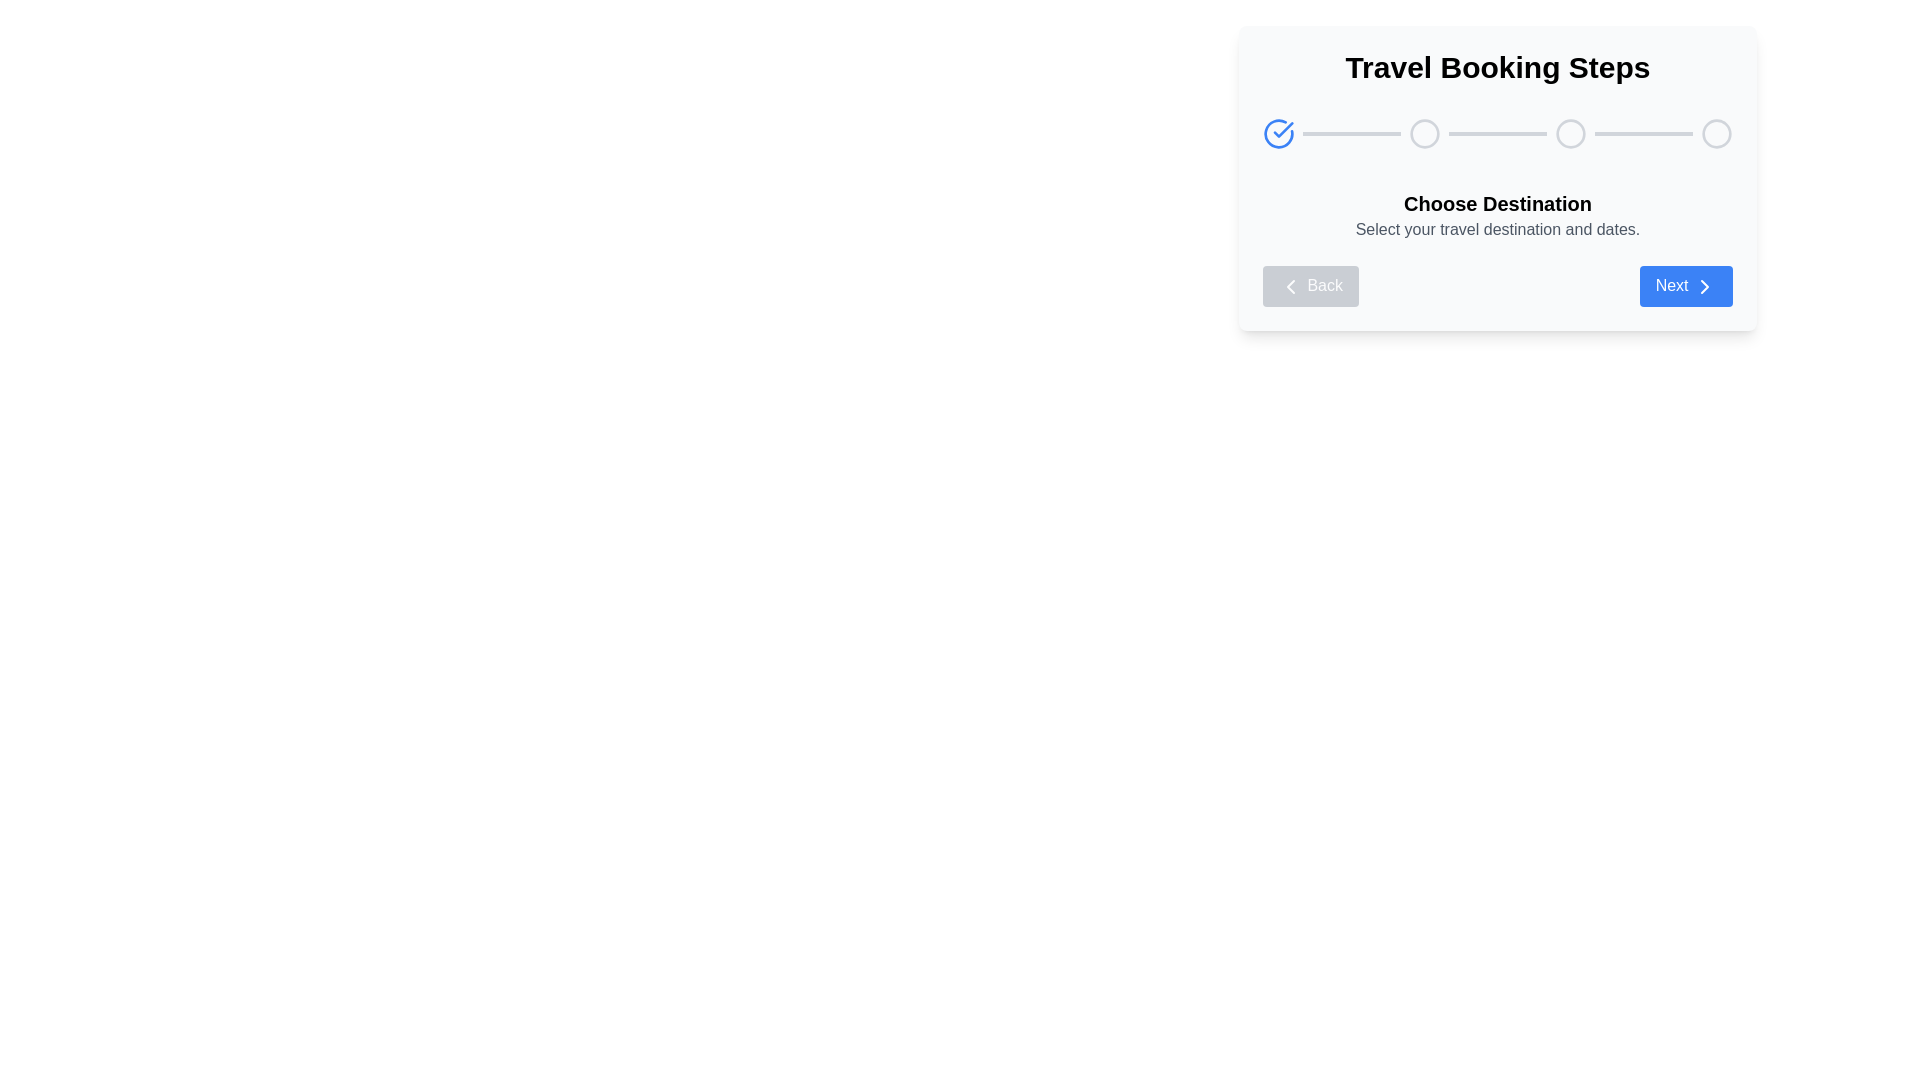 The image size is (1920, 1080). What do you see at coordinates (1497, 229) in the screenshot?
I see `the text label displaying 'Select your travel destination and dates.' which is located below the headline 'Choose Destination' in the 'Travel Booking Steps' panel` at bounding box center [1497, 229].